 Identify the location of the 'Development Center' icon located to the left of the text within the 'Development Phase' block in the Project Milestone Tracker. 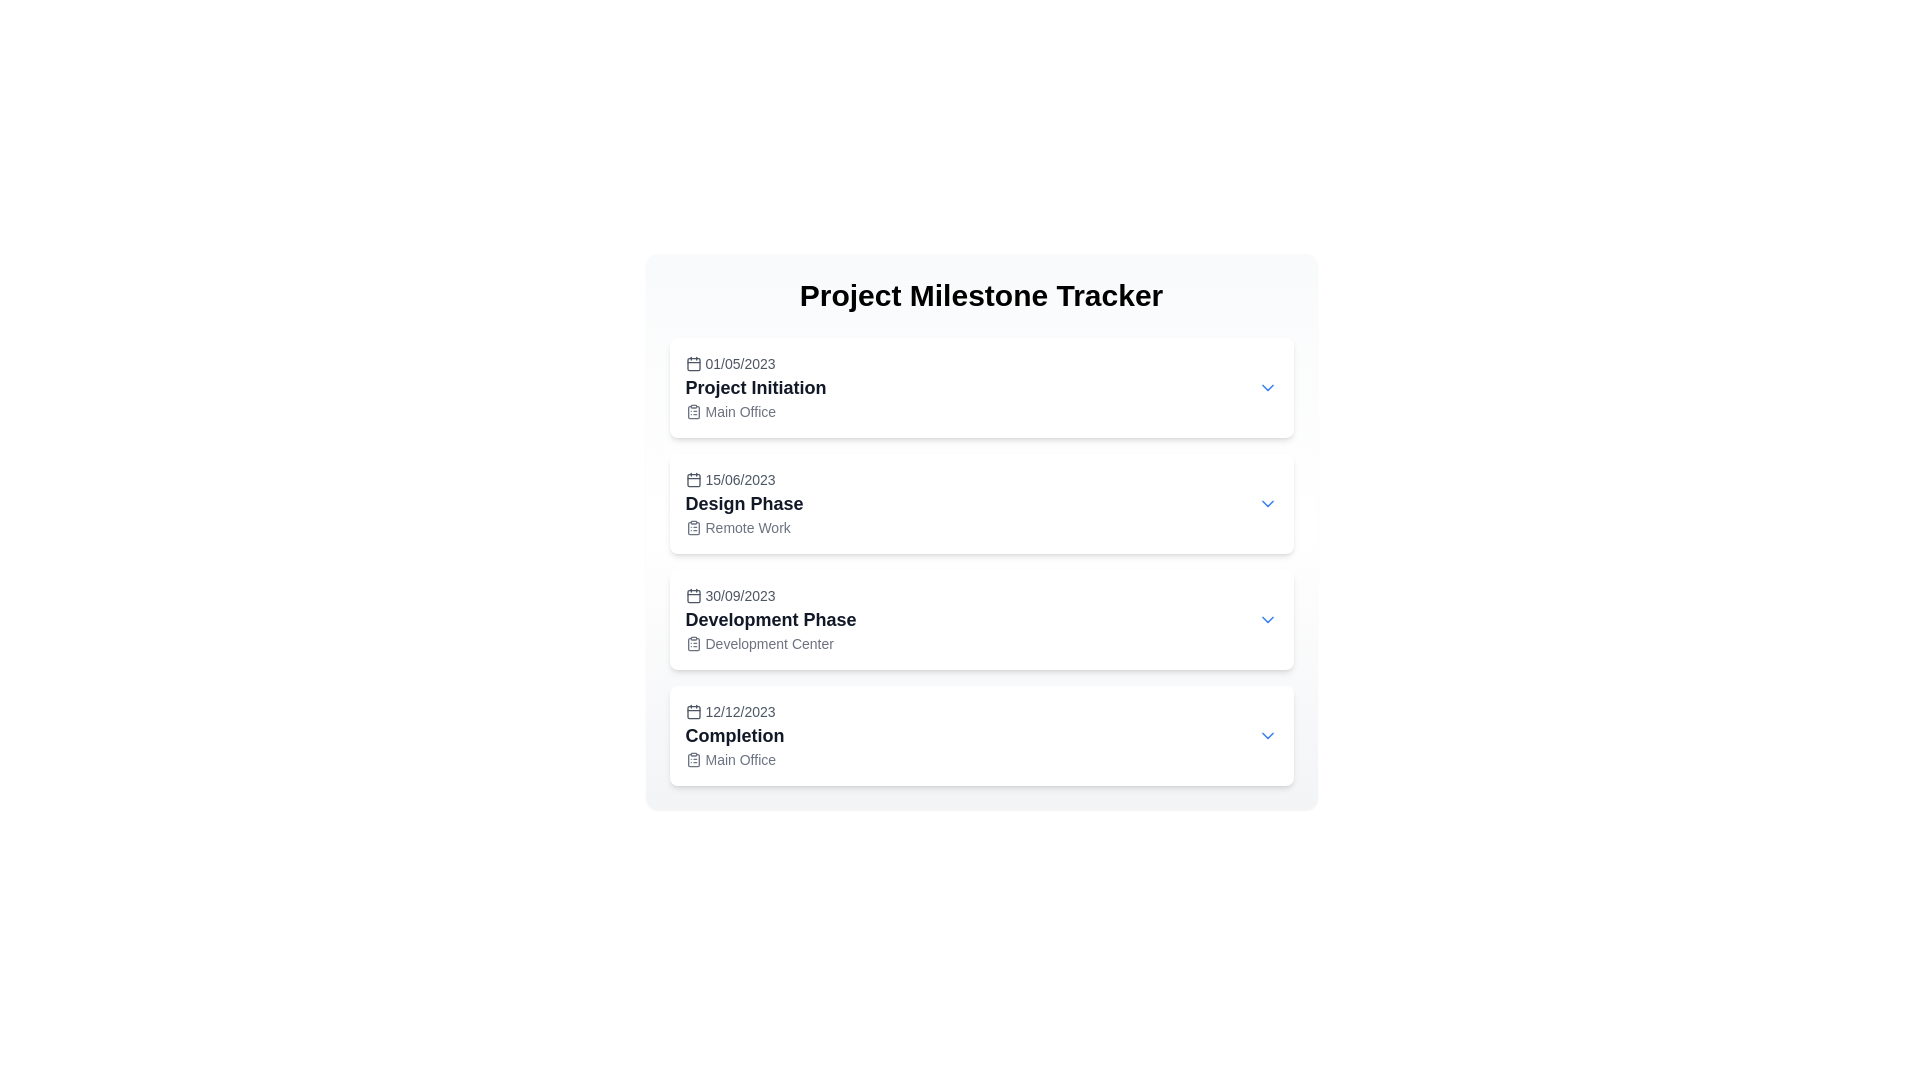
(693, 644).